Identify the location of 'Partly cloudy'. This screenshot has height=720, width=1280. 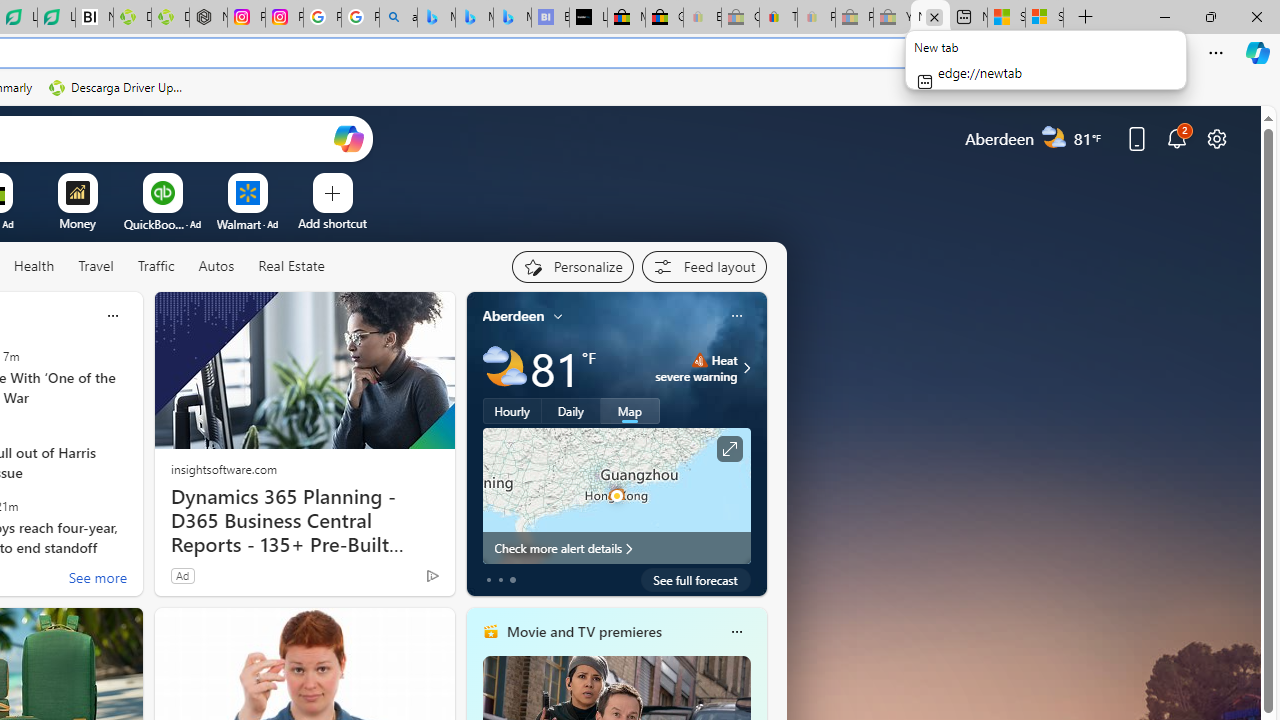
(504, 368).